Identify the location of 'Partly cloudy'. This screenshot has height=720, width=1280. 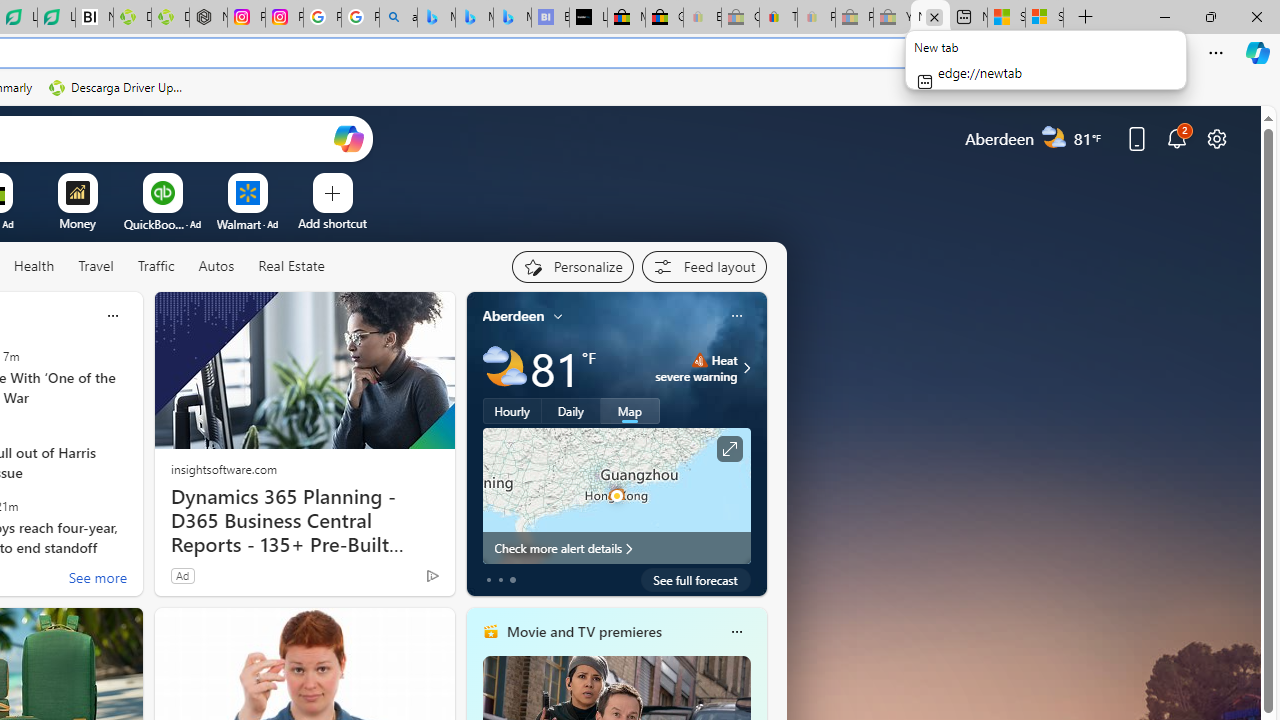
(504, 368).